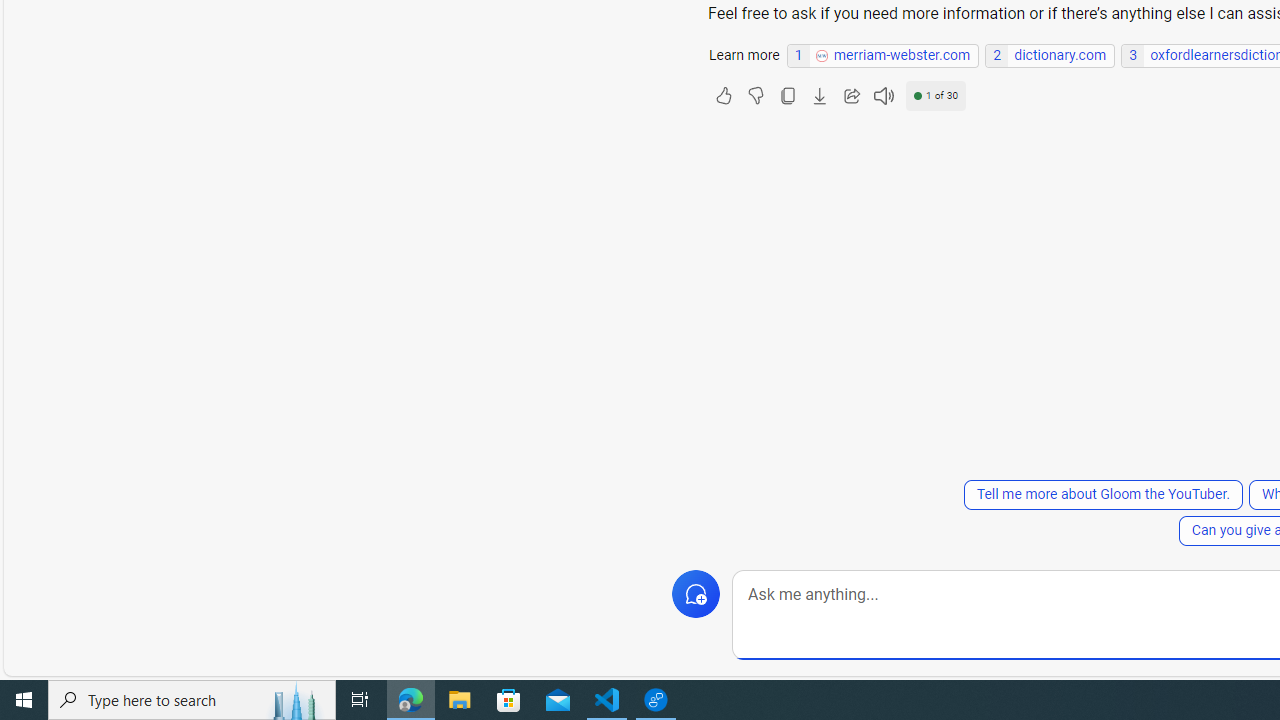 The image size is (1280, 720). What do you see at coordinates (1101, 495) in the screenshot?
I see `'Tell me more about Gloom the YouTuber.'` at bounding box center [1101, 495].